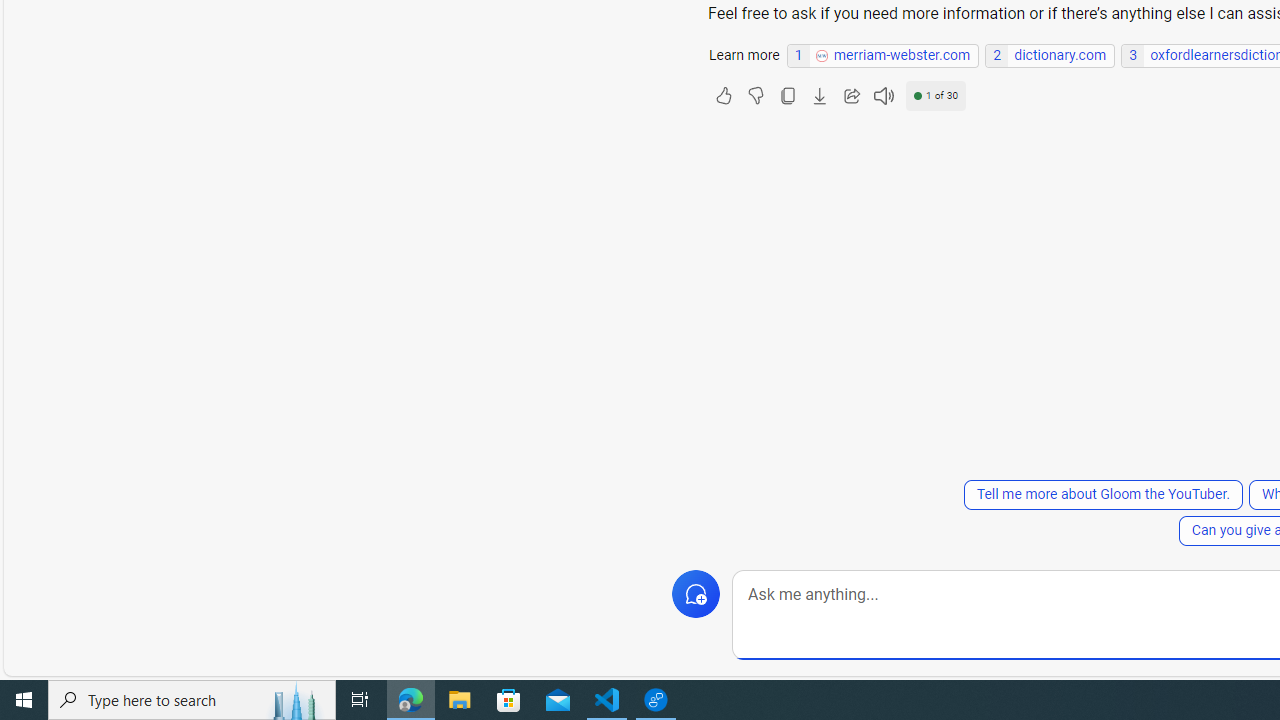 The image size is (1280, 720). What do you see at coordinates (1101, 495) in the screenshot?
I see `'Tell me more about Gloom the YouTuber.'` at bounding box center [1101, 495].